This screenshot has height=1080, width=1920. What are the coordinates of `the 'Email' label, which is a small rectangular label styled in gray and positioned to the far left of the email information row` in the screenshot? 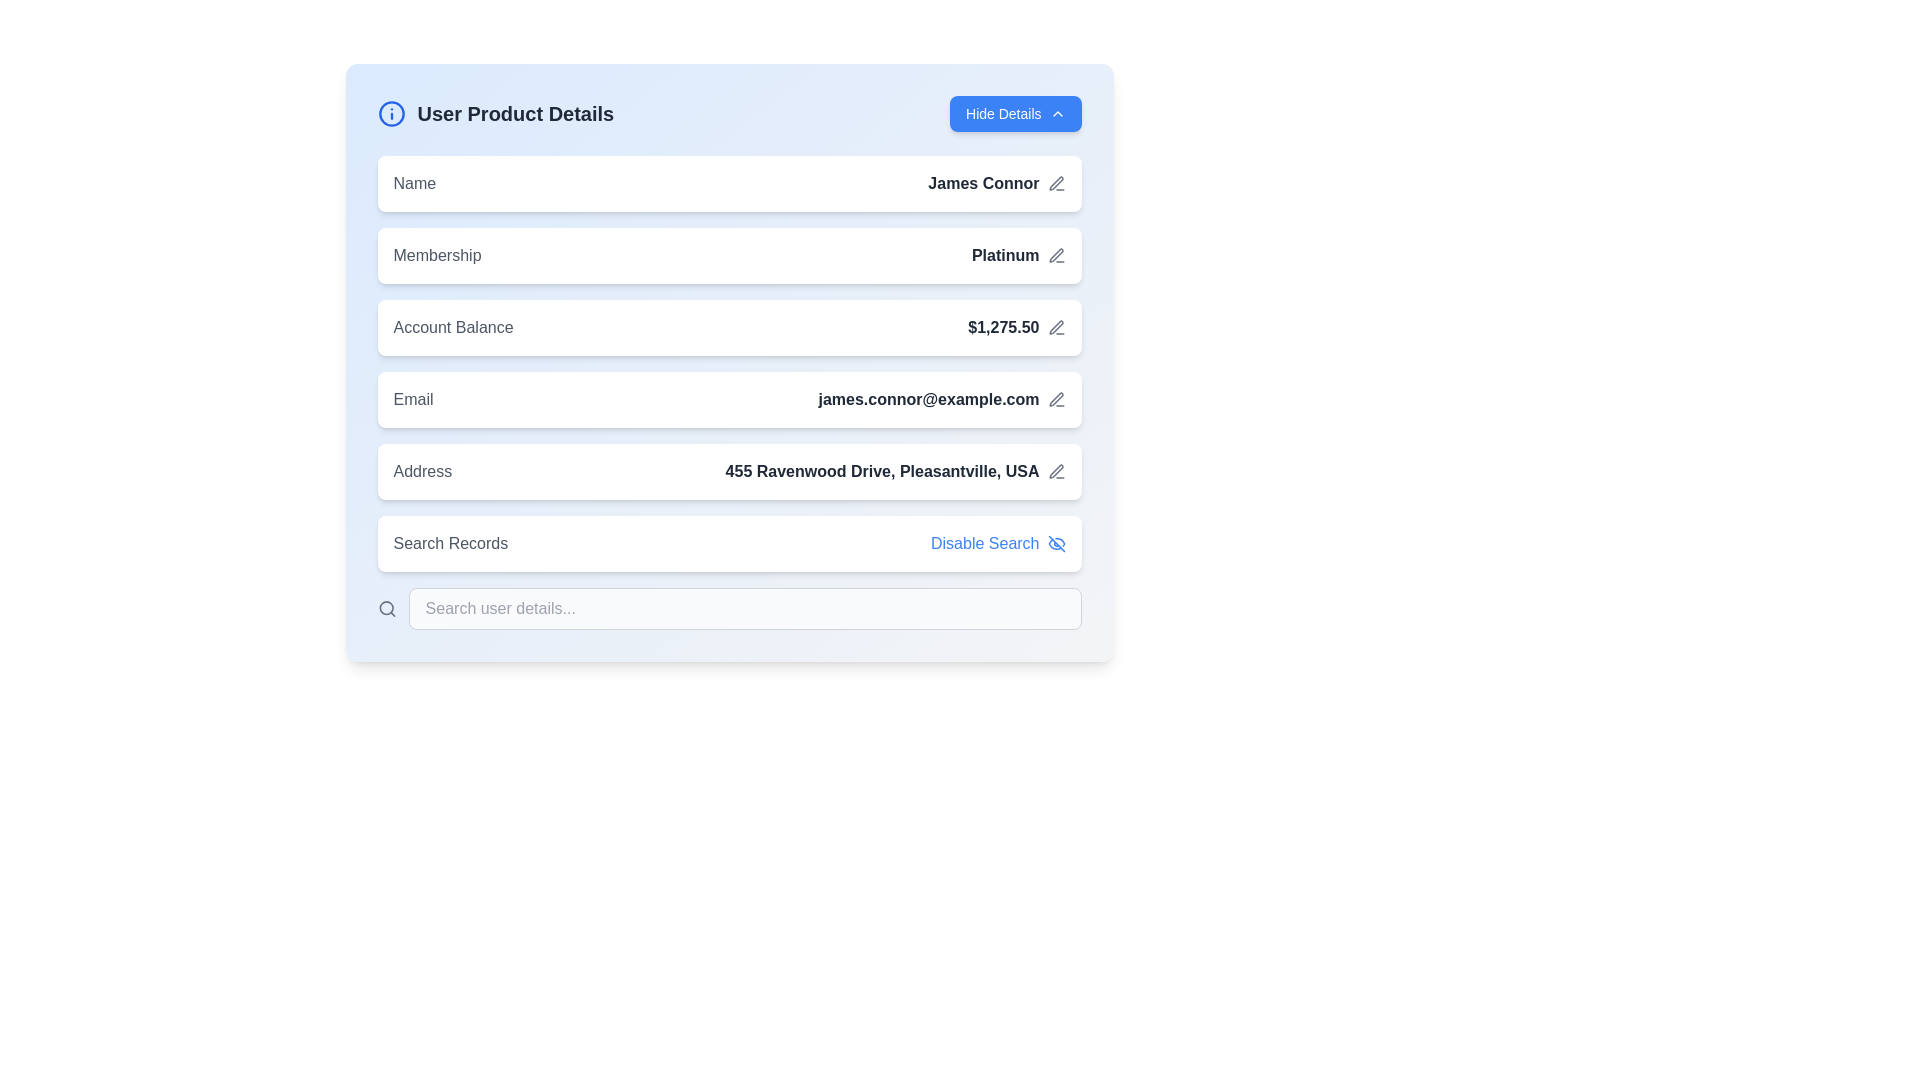 It's located at (412, 400).